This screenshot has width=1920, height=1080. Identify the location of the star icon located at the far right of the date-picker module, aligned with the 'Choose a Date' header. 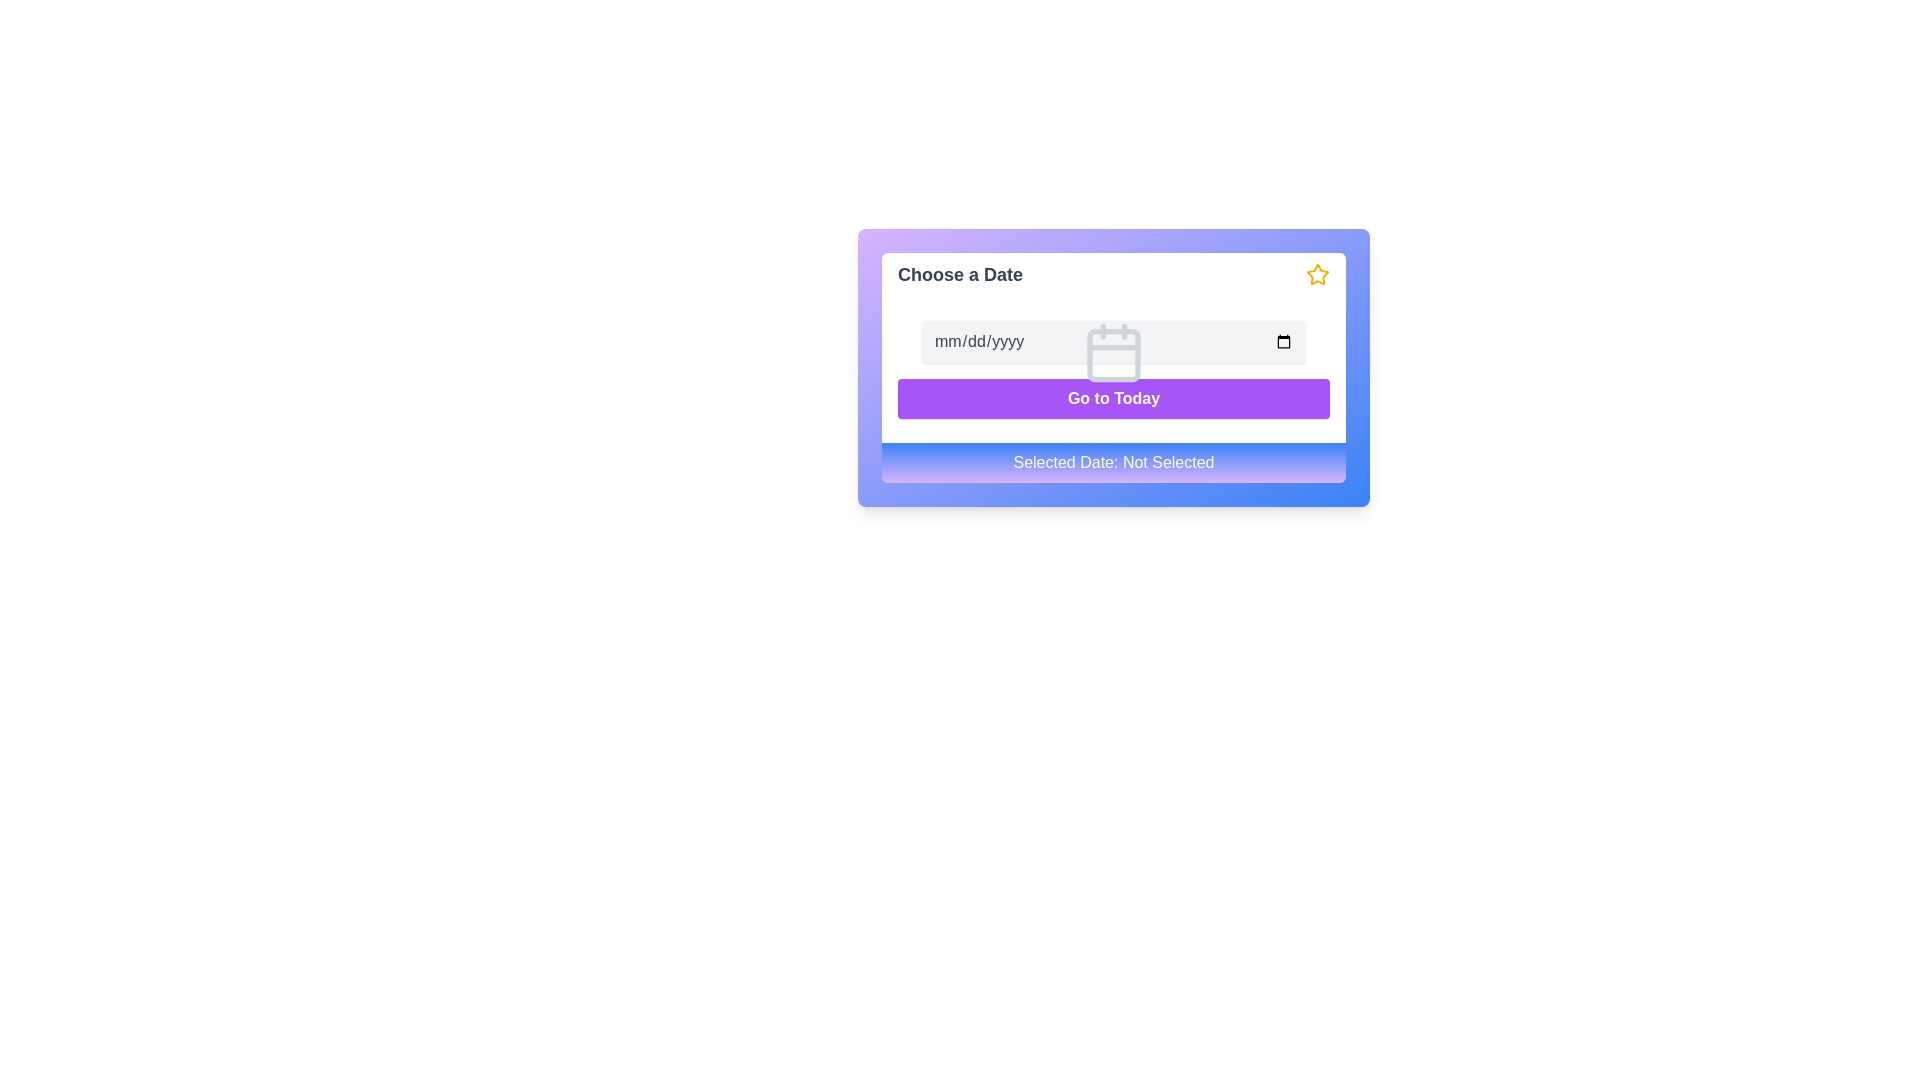
(1318, 274).